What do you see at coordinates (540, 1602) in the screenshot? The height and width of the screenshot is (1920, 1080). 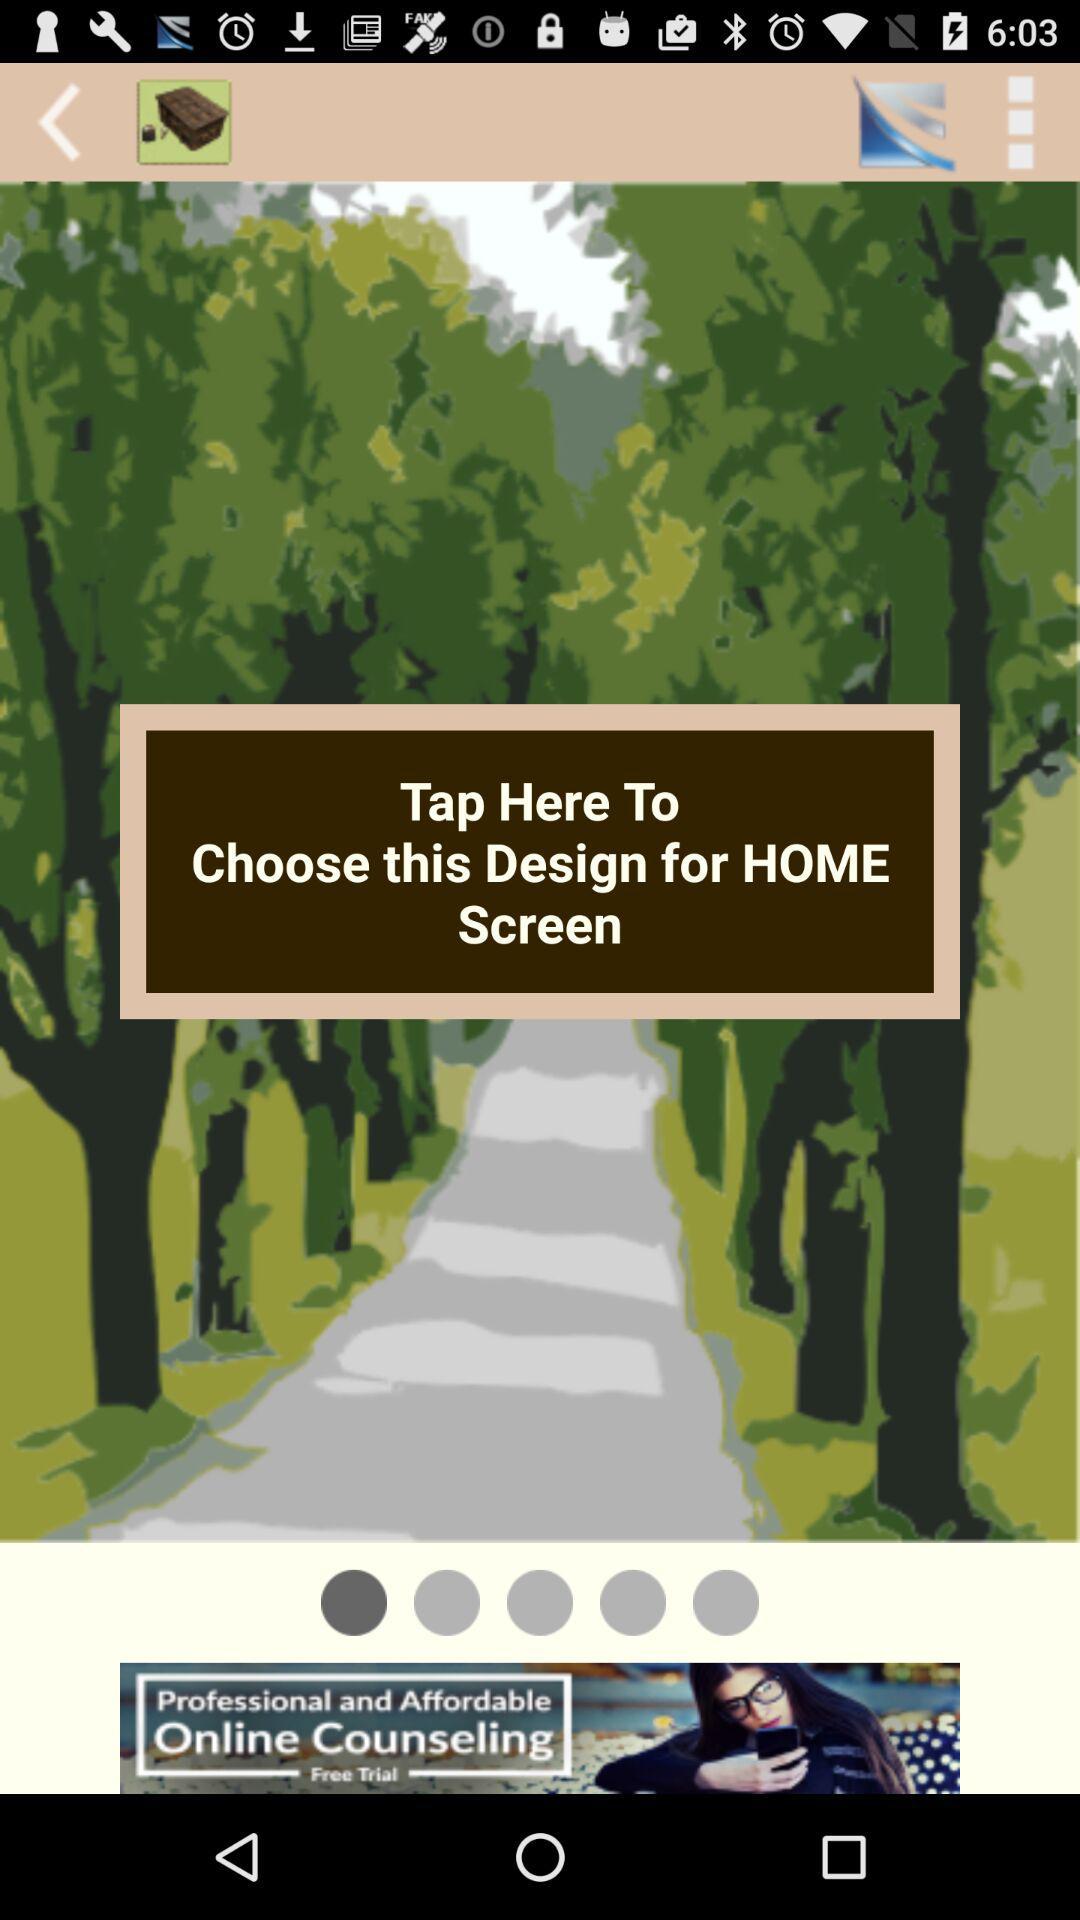 I see `see different design` at bounding box center [540, 1602].